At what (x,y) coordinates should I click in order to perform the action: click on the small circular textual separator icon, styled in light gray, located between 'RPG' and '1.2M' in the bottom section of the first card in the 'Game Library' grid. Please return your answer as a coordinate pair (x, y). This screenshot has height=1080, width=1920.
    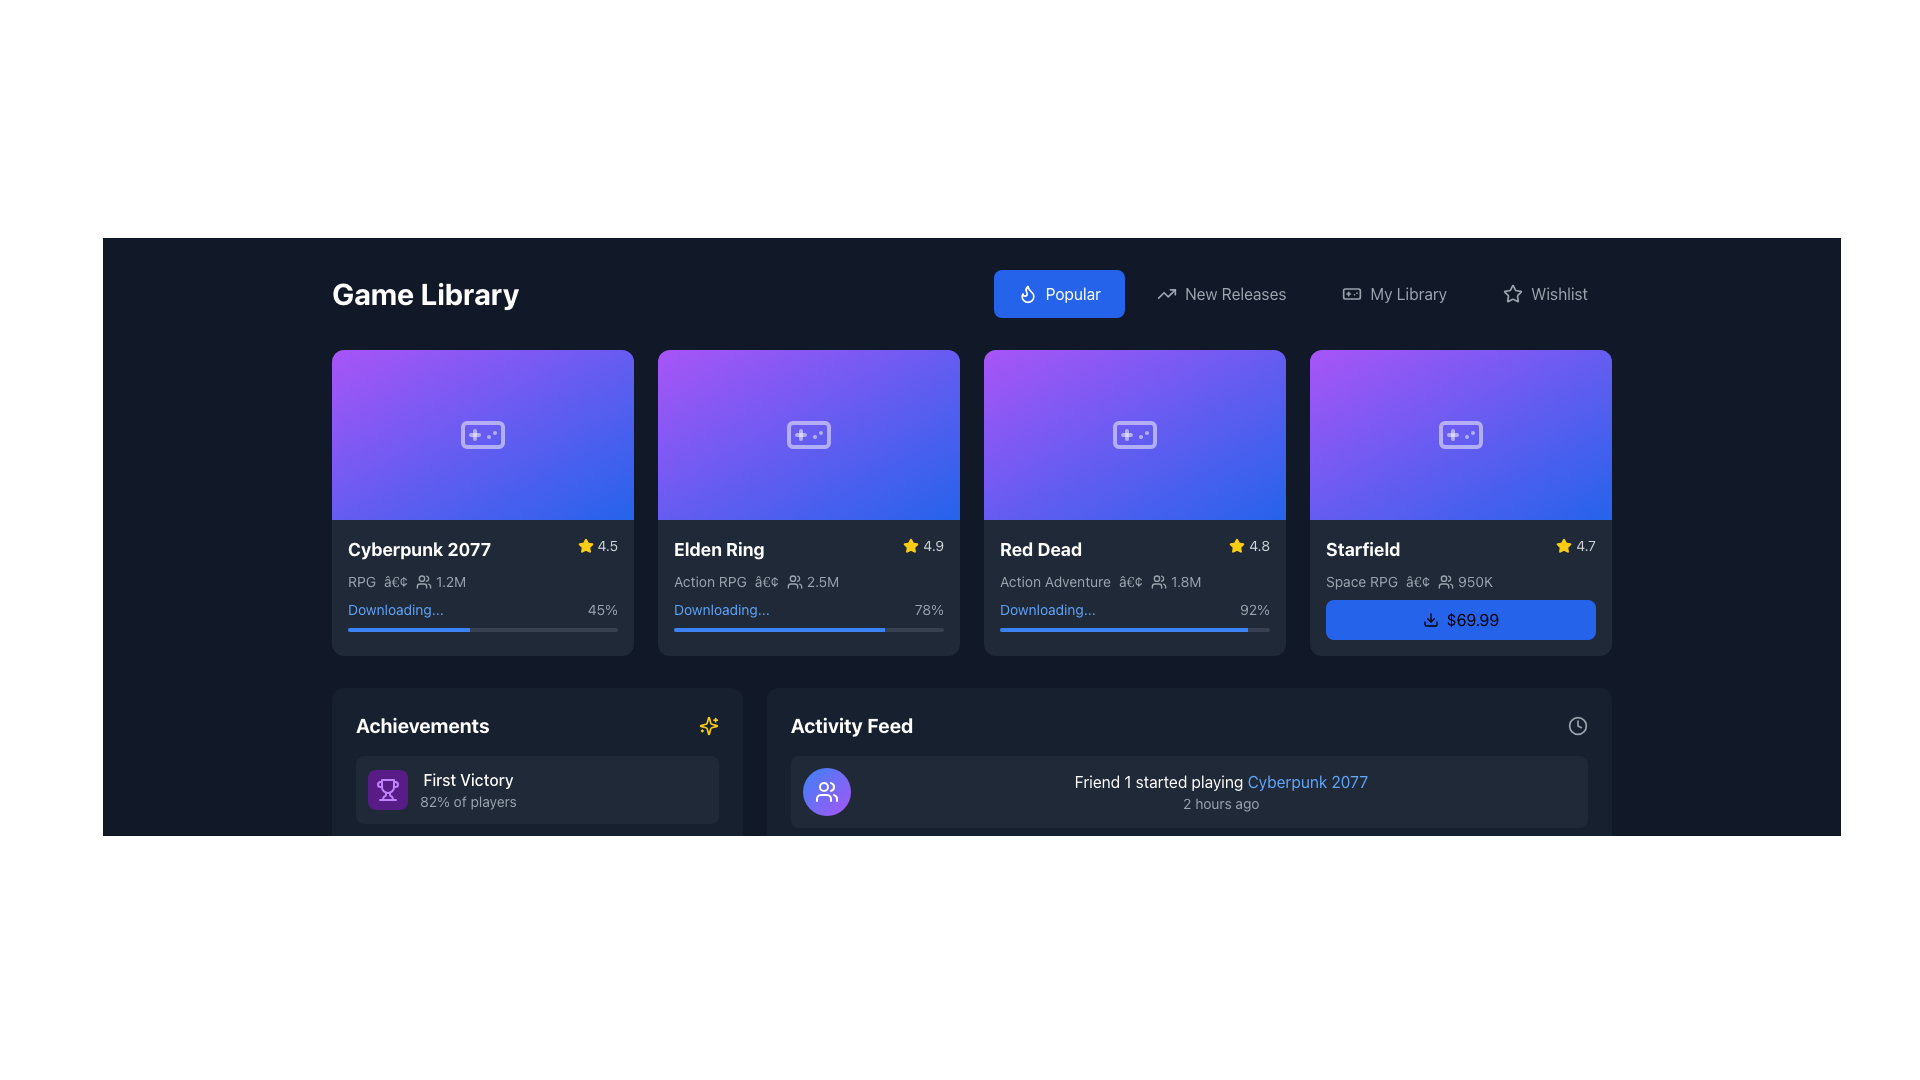
    Looking at the image, I should click on (396, 581).